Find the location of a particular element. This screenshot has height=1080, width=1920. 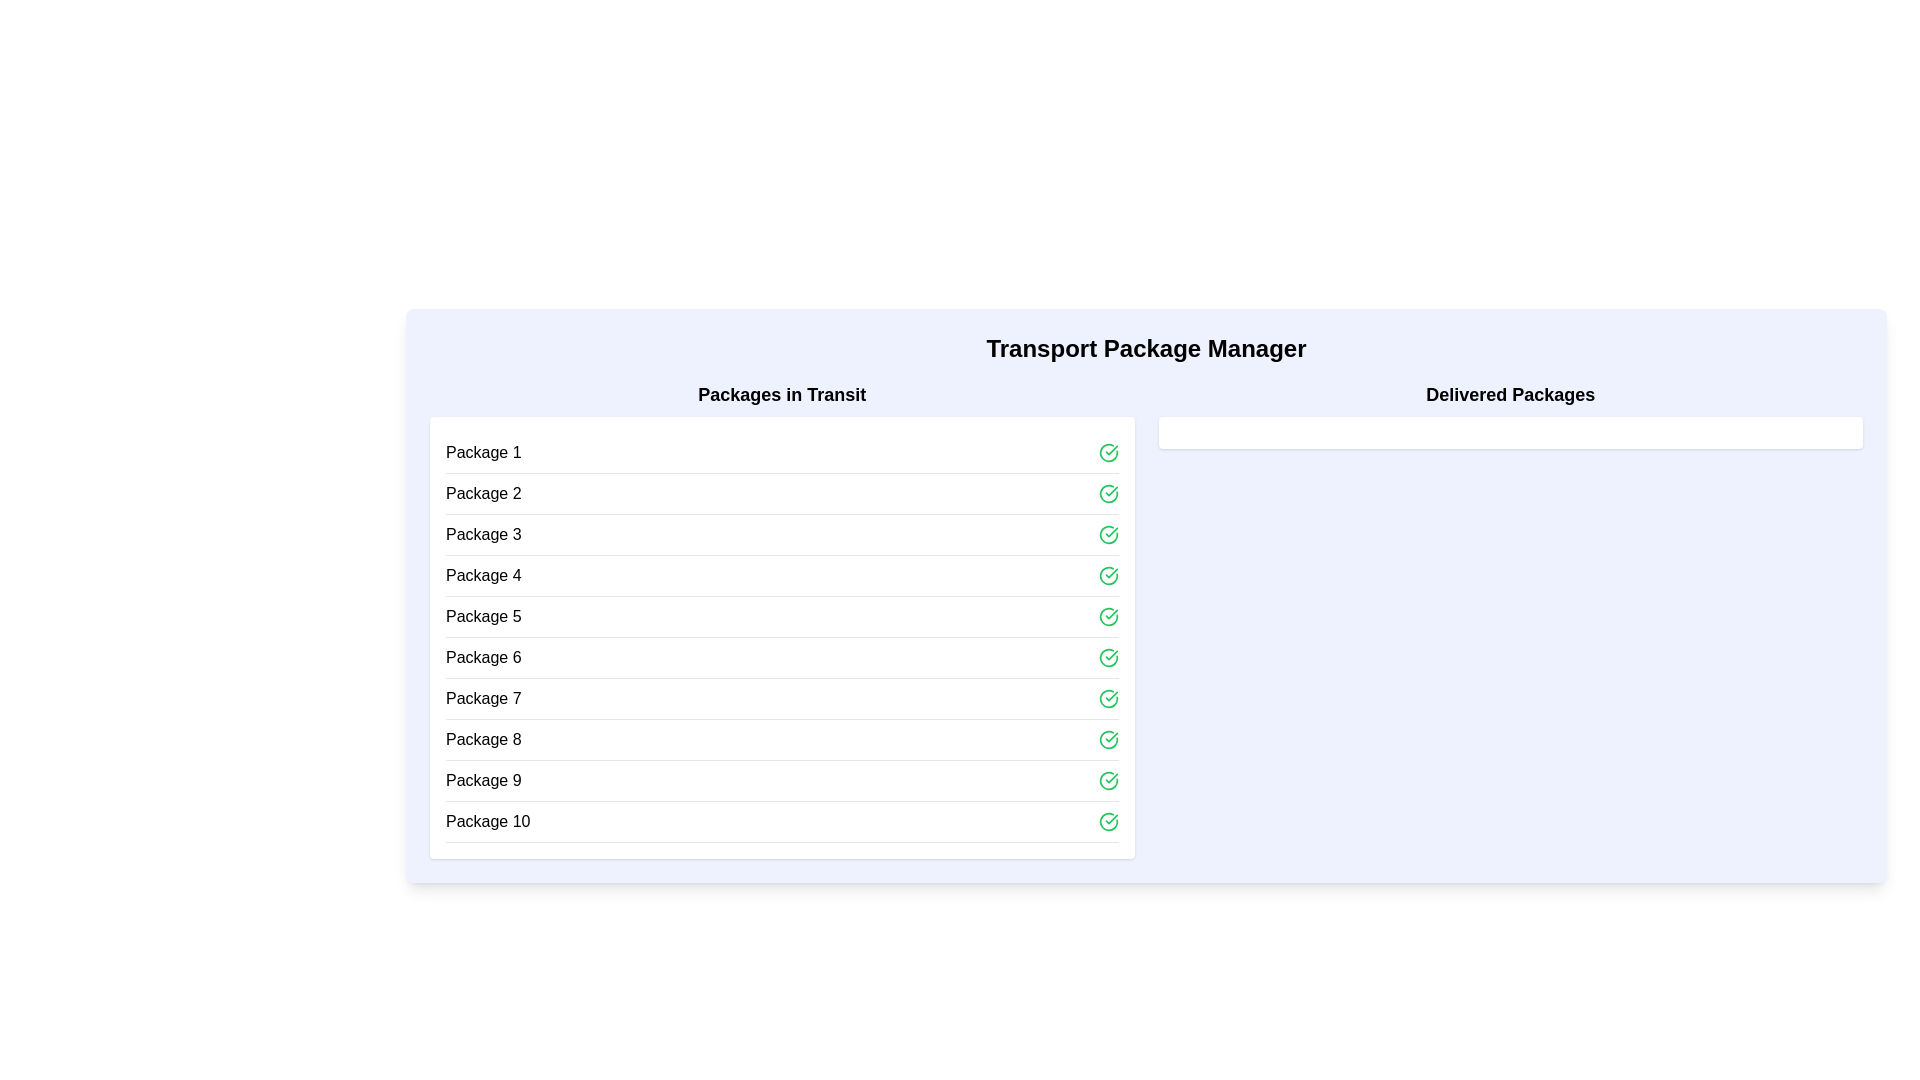

the first package entry is located at coordinates (781, 453).